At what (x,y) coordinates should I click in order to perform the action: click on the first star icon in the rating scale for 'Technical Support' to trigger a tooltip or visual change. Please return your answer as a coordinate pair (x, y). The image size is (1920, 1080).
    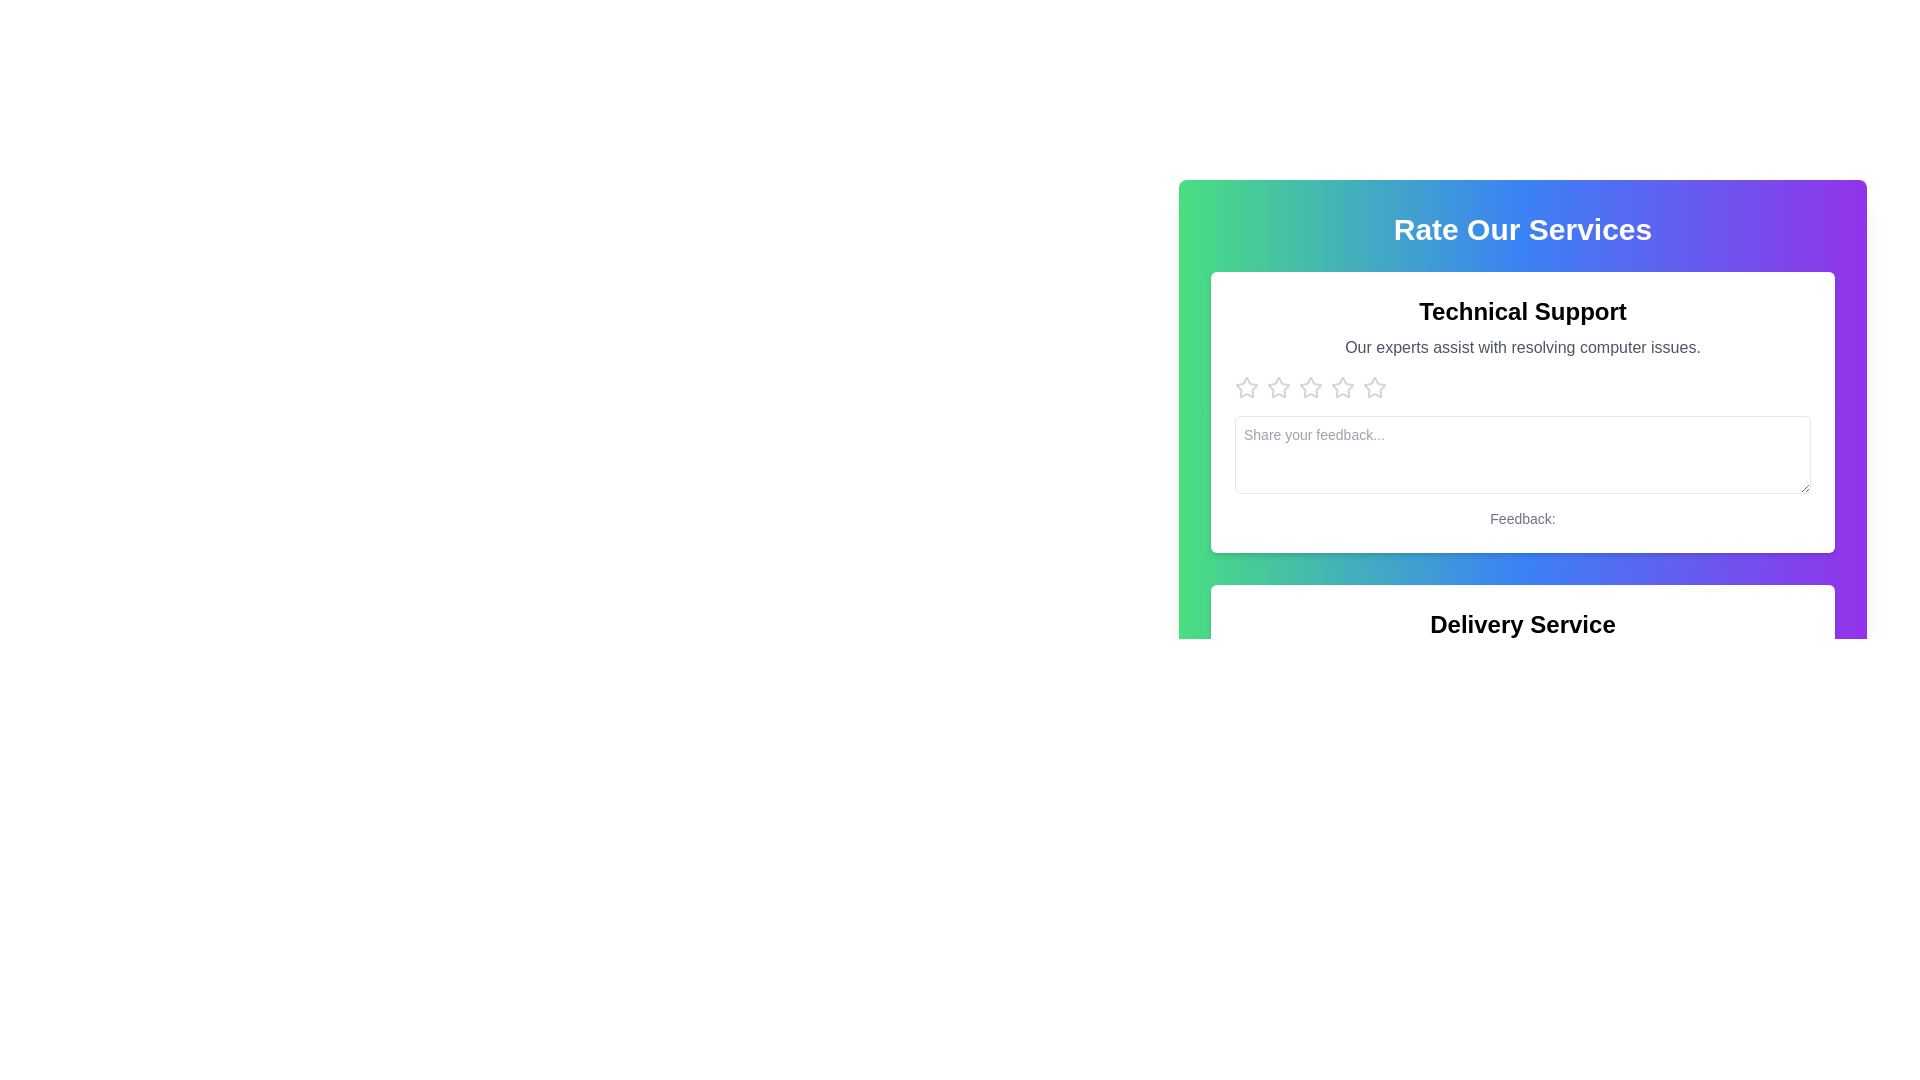
    Looking at the image, I should click on (1246, 387).